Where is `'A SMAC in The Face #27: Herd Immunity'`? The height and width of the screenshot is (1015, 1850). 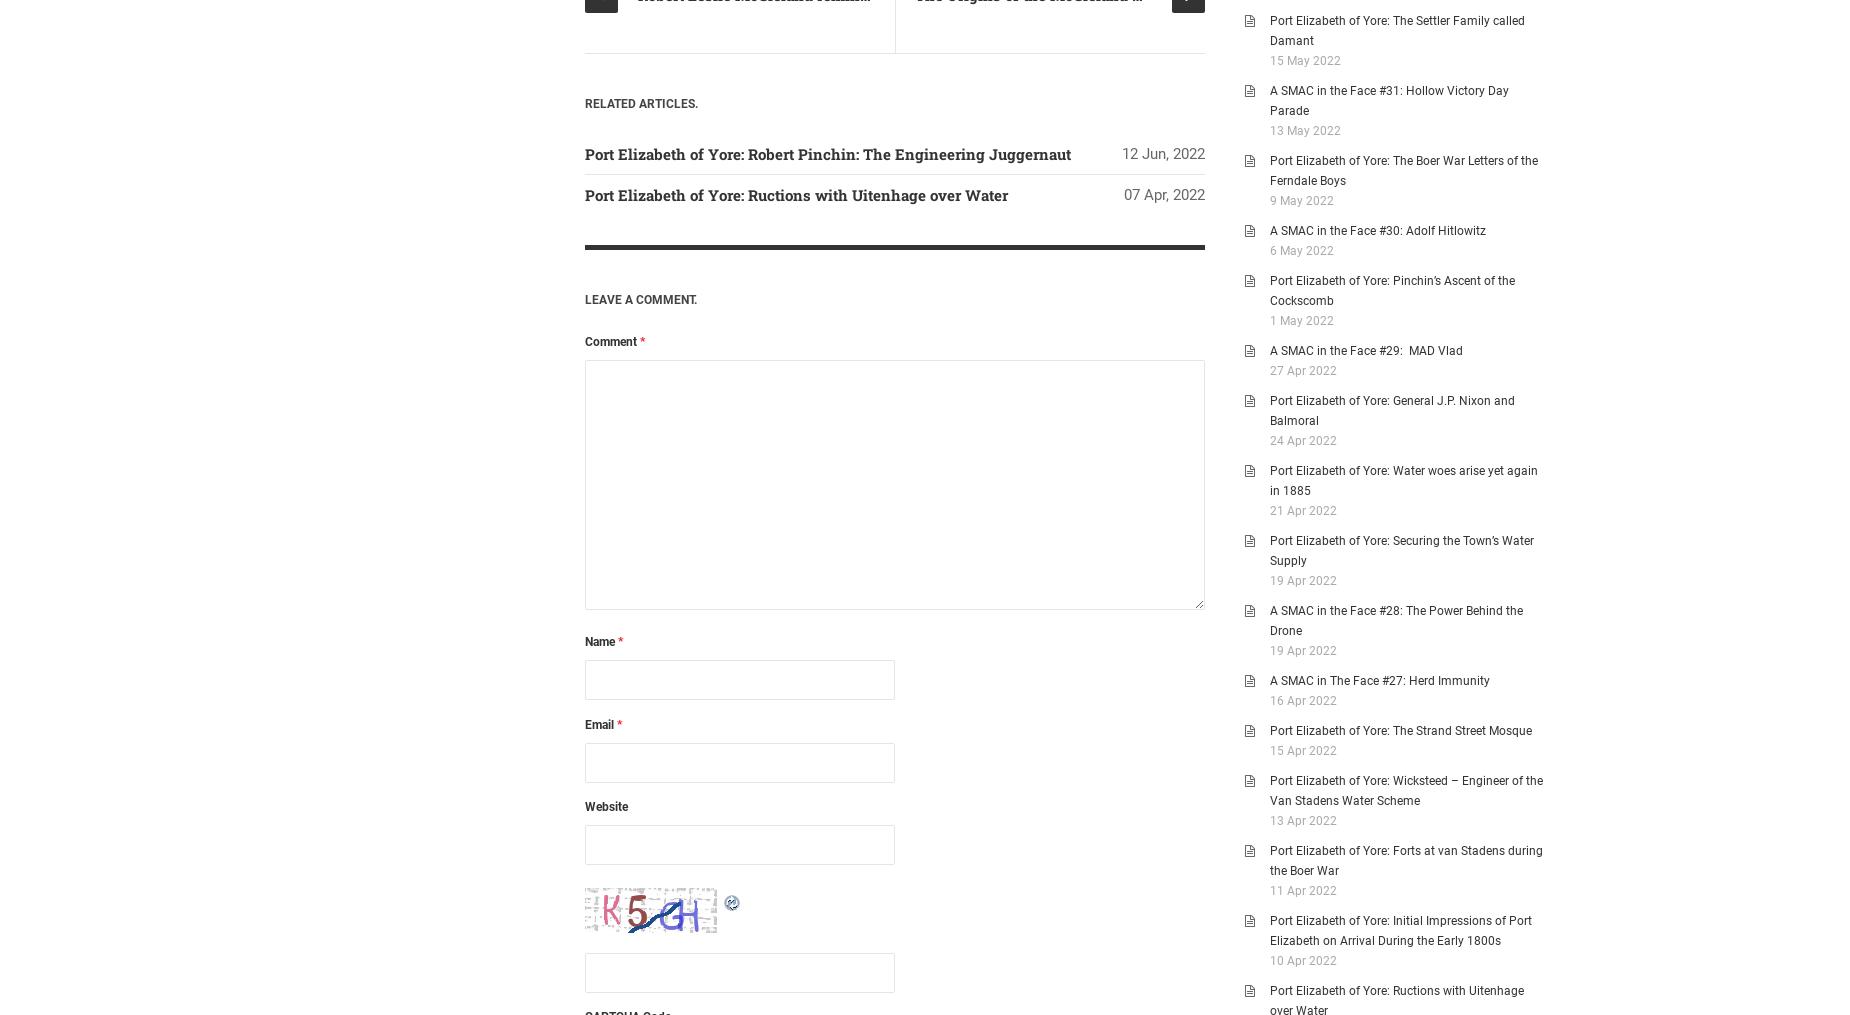 'A SMAC in The Face #27: Herd Immunity' is located at coordinates (1378, 680).